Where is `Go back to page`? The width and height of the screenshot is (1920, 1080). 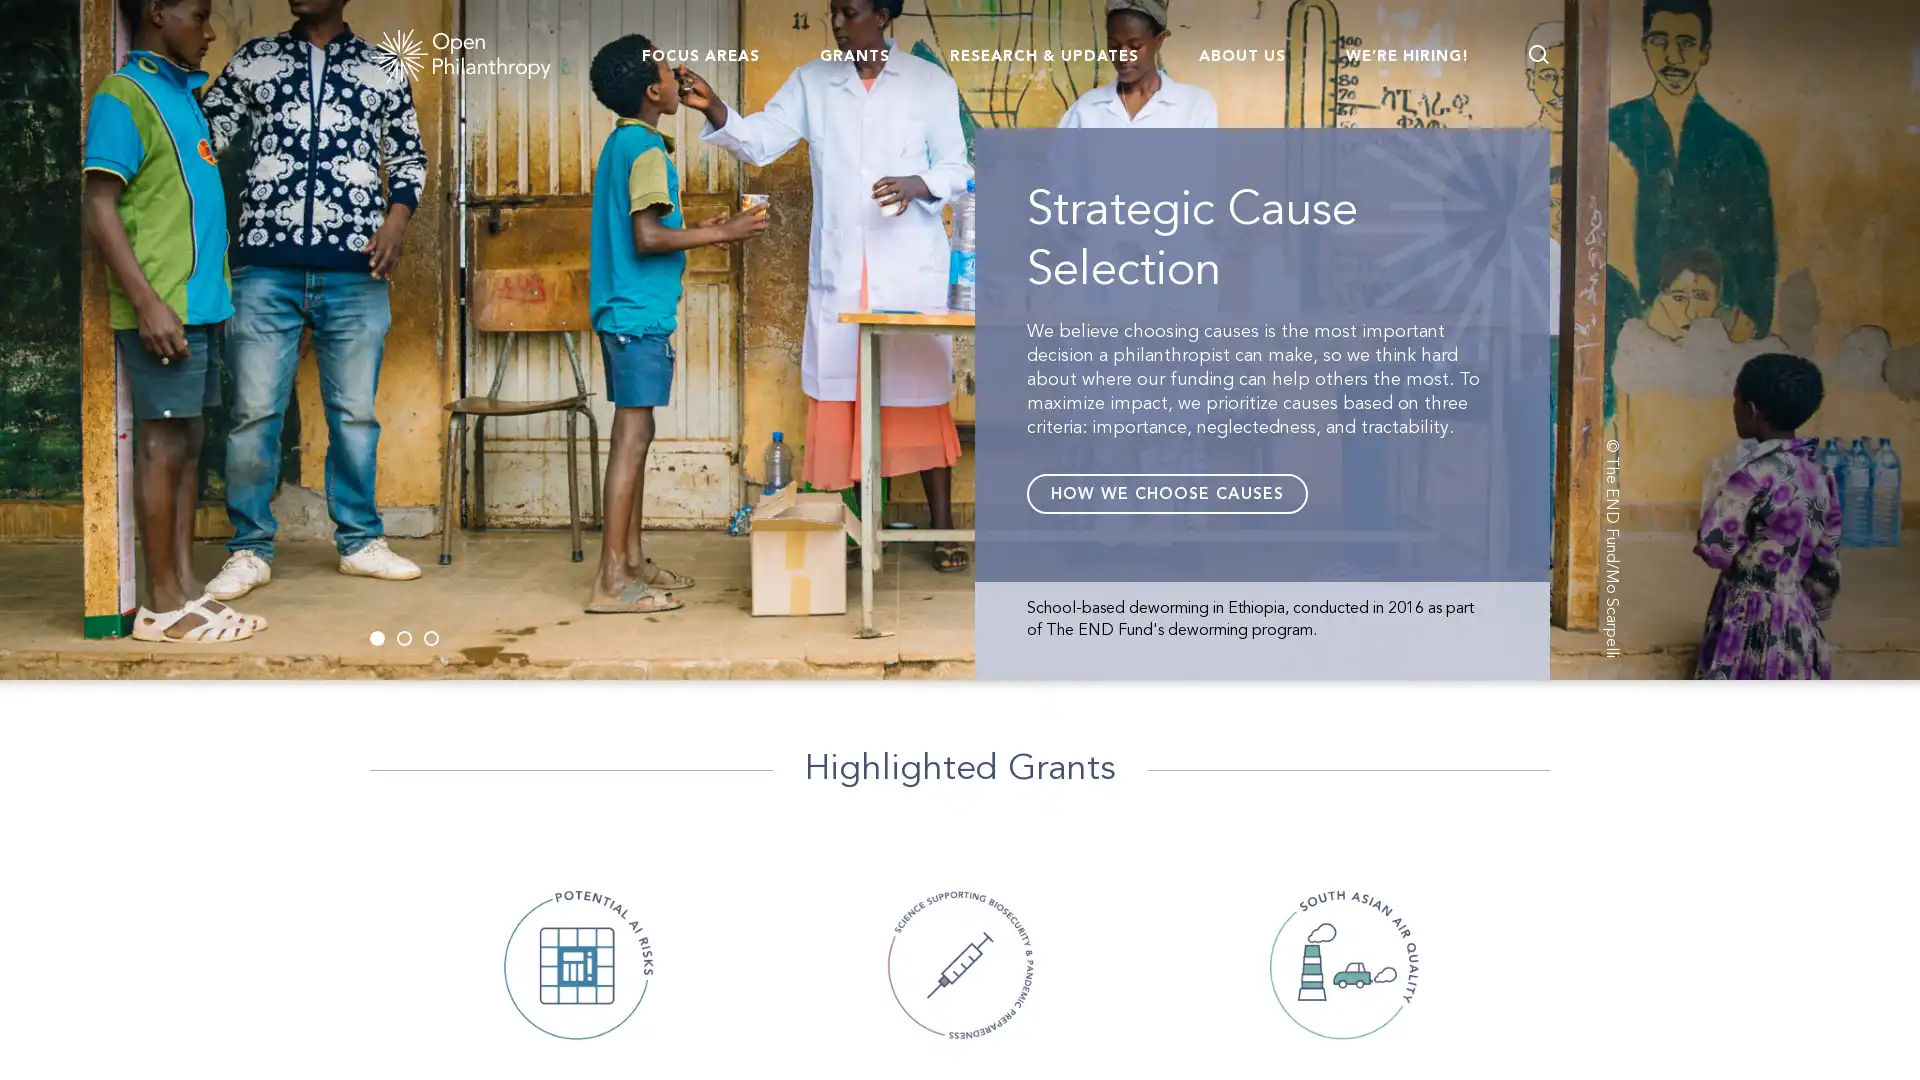
Go back to page is located at coordinates (1886, 43).